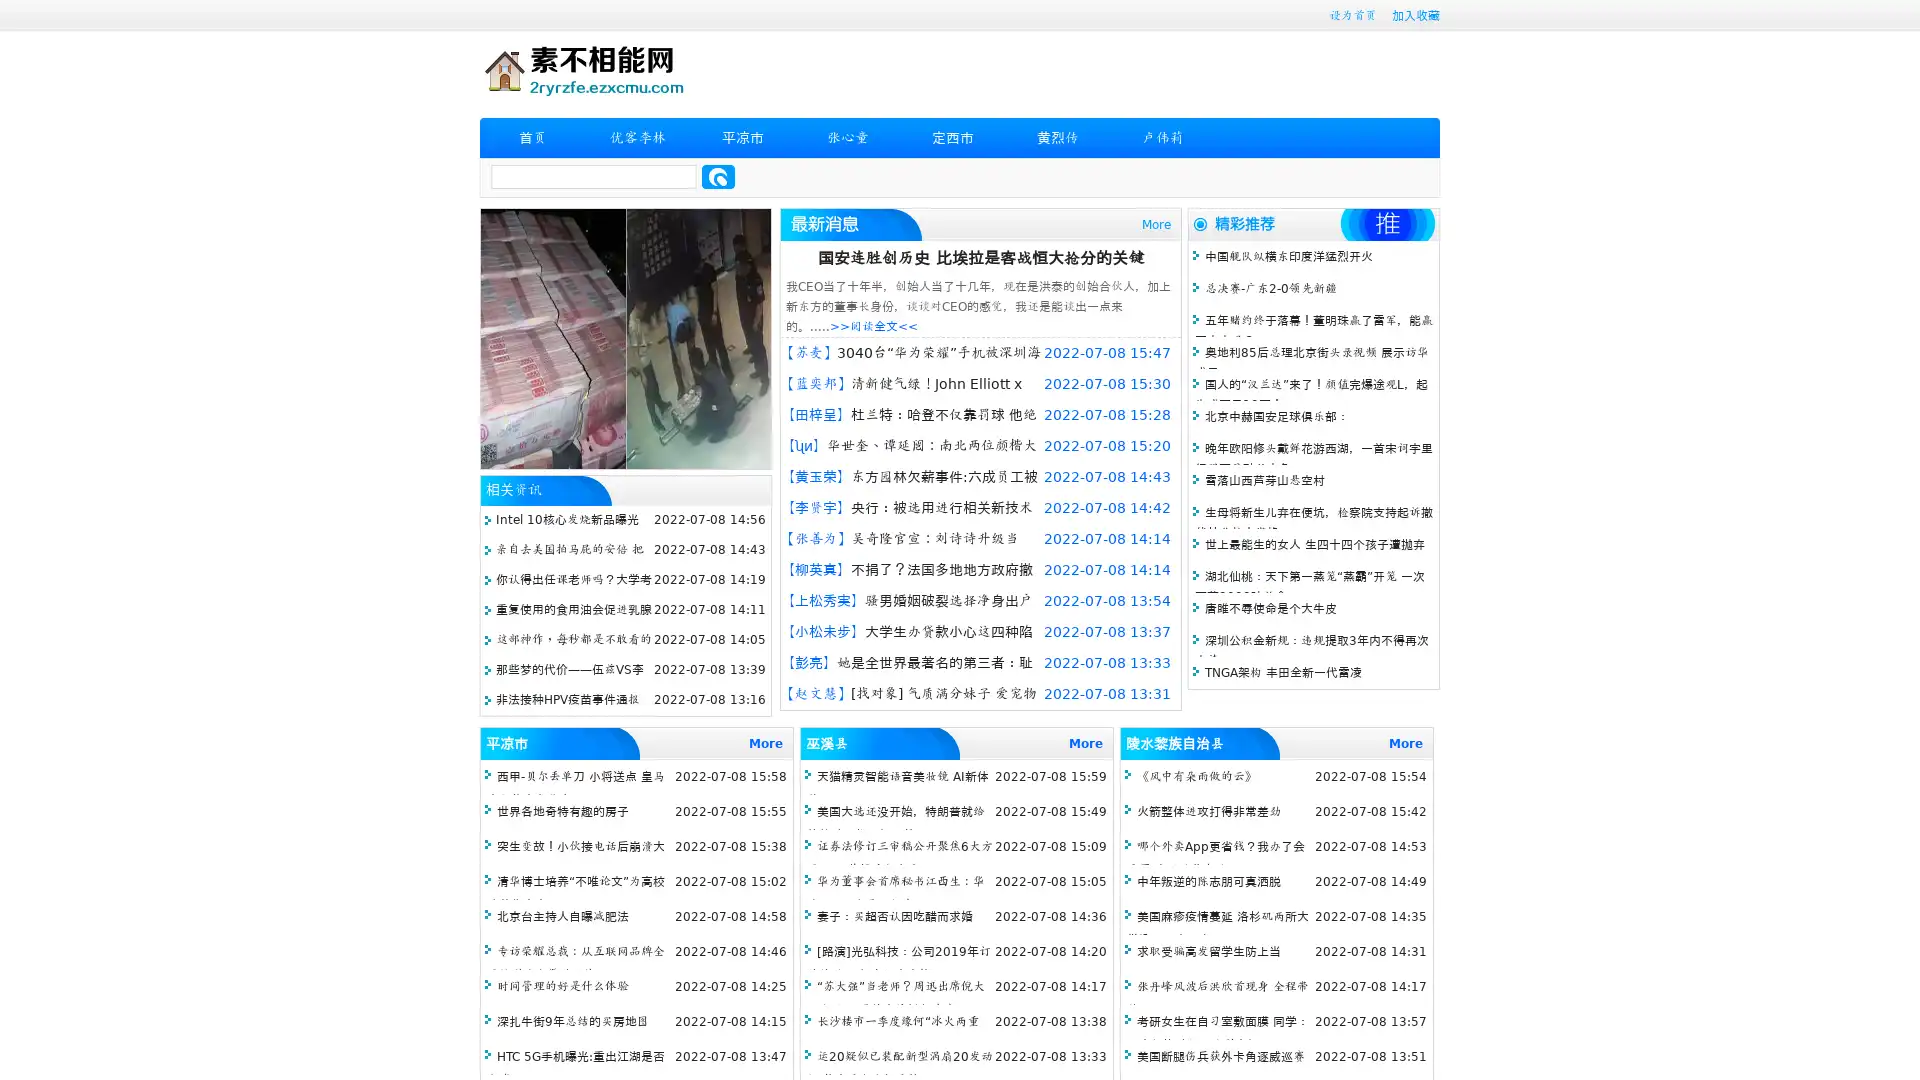 This screenshot has width=1920, height=1080. What do you see at coordinates (718, 176) in the screenshot?
I see `Search` at bounding box center [718, 176].